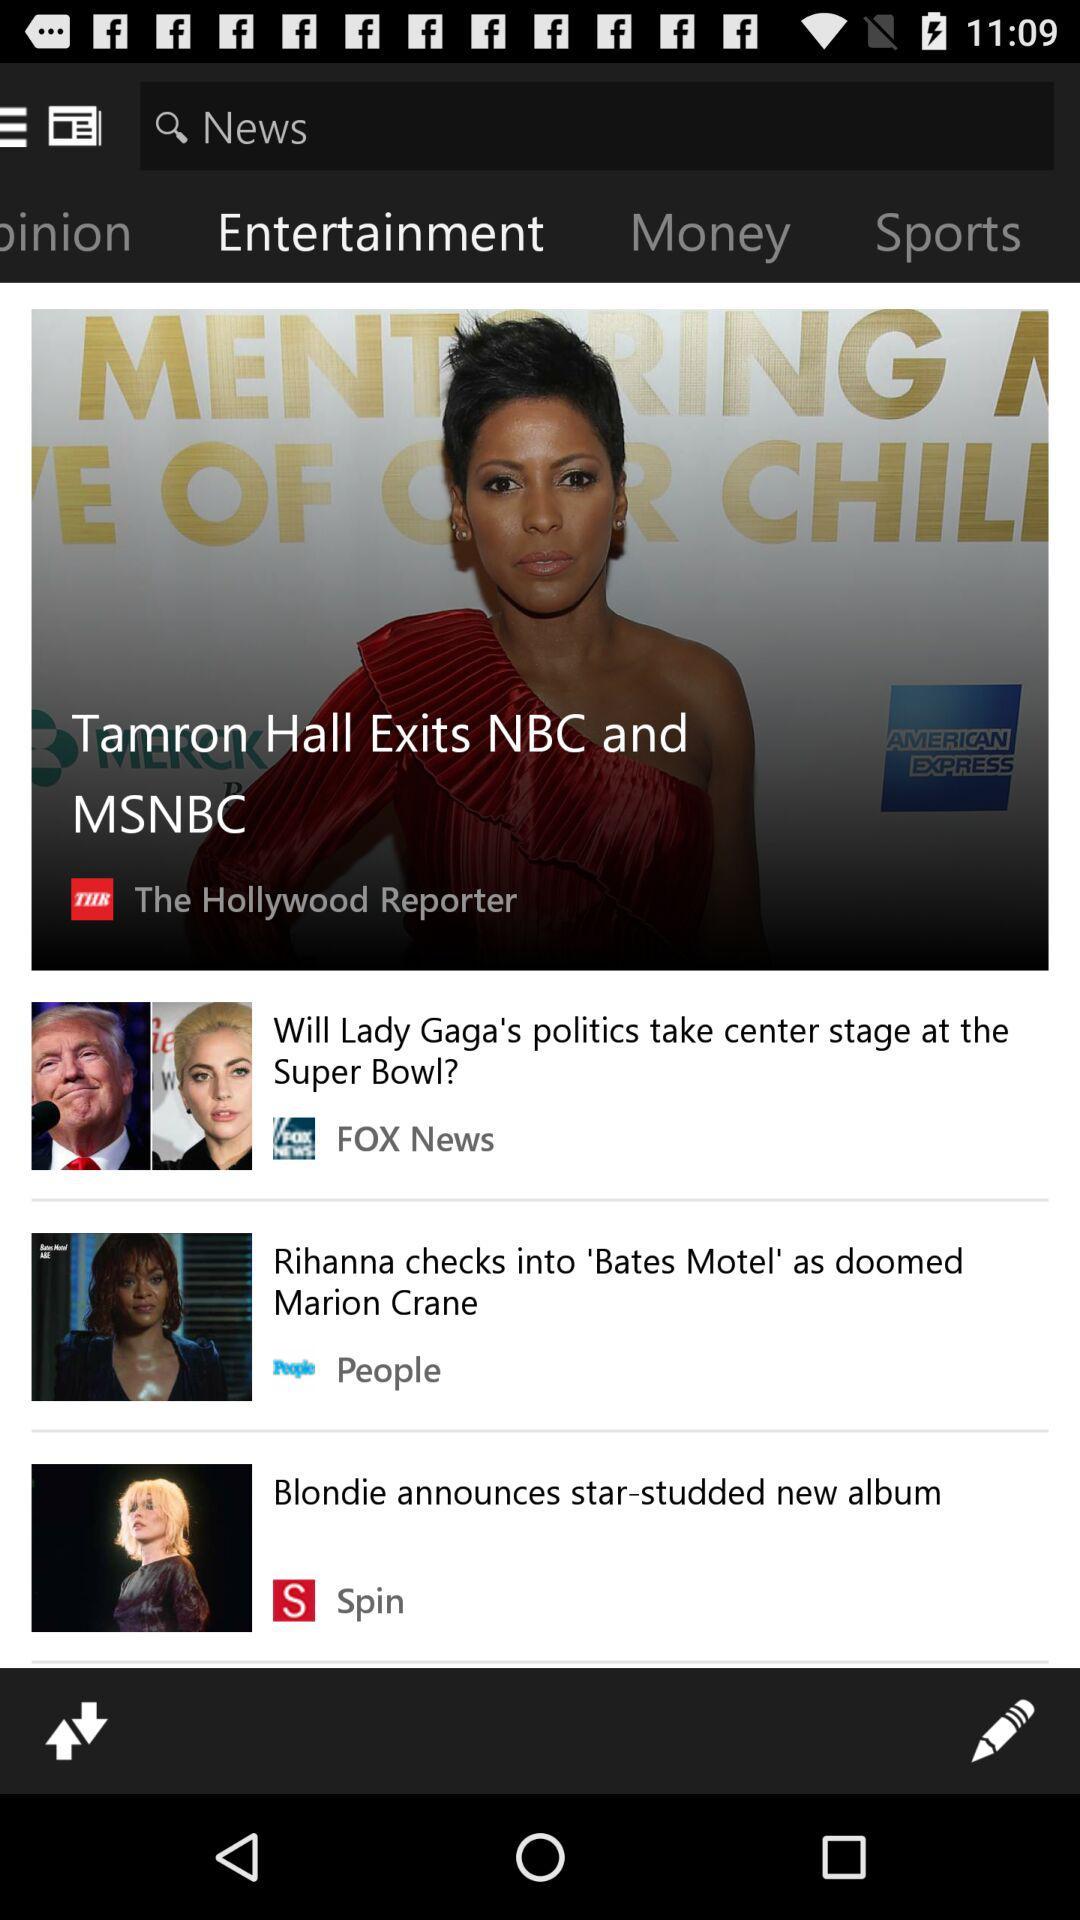  I want to click on icon next to the sports item, so click(725, 235).